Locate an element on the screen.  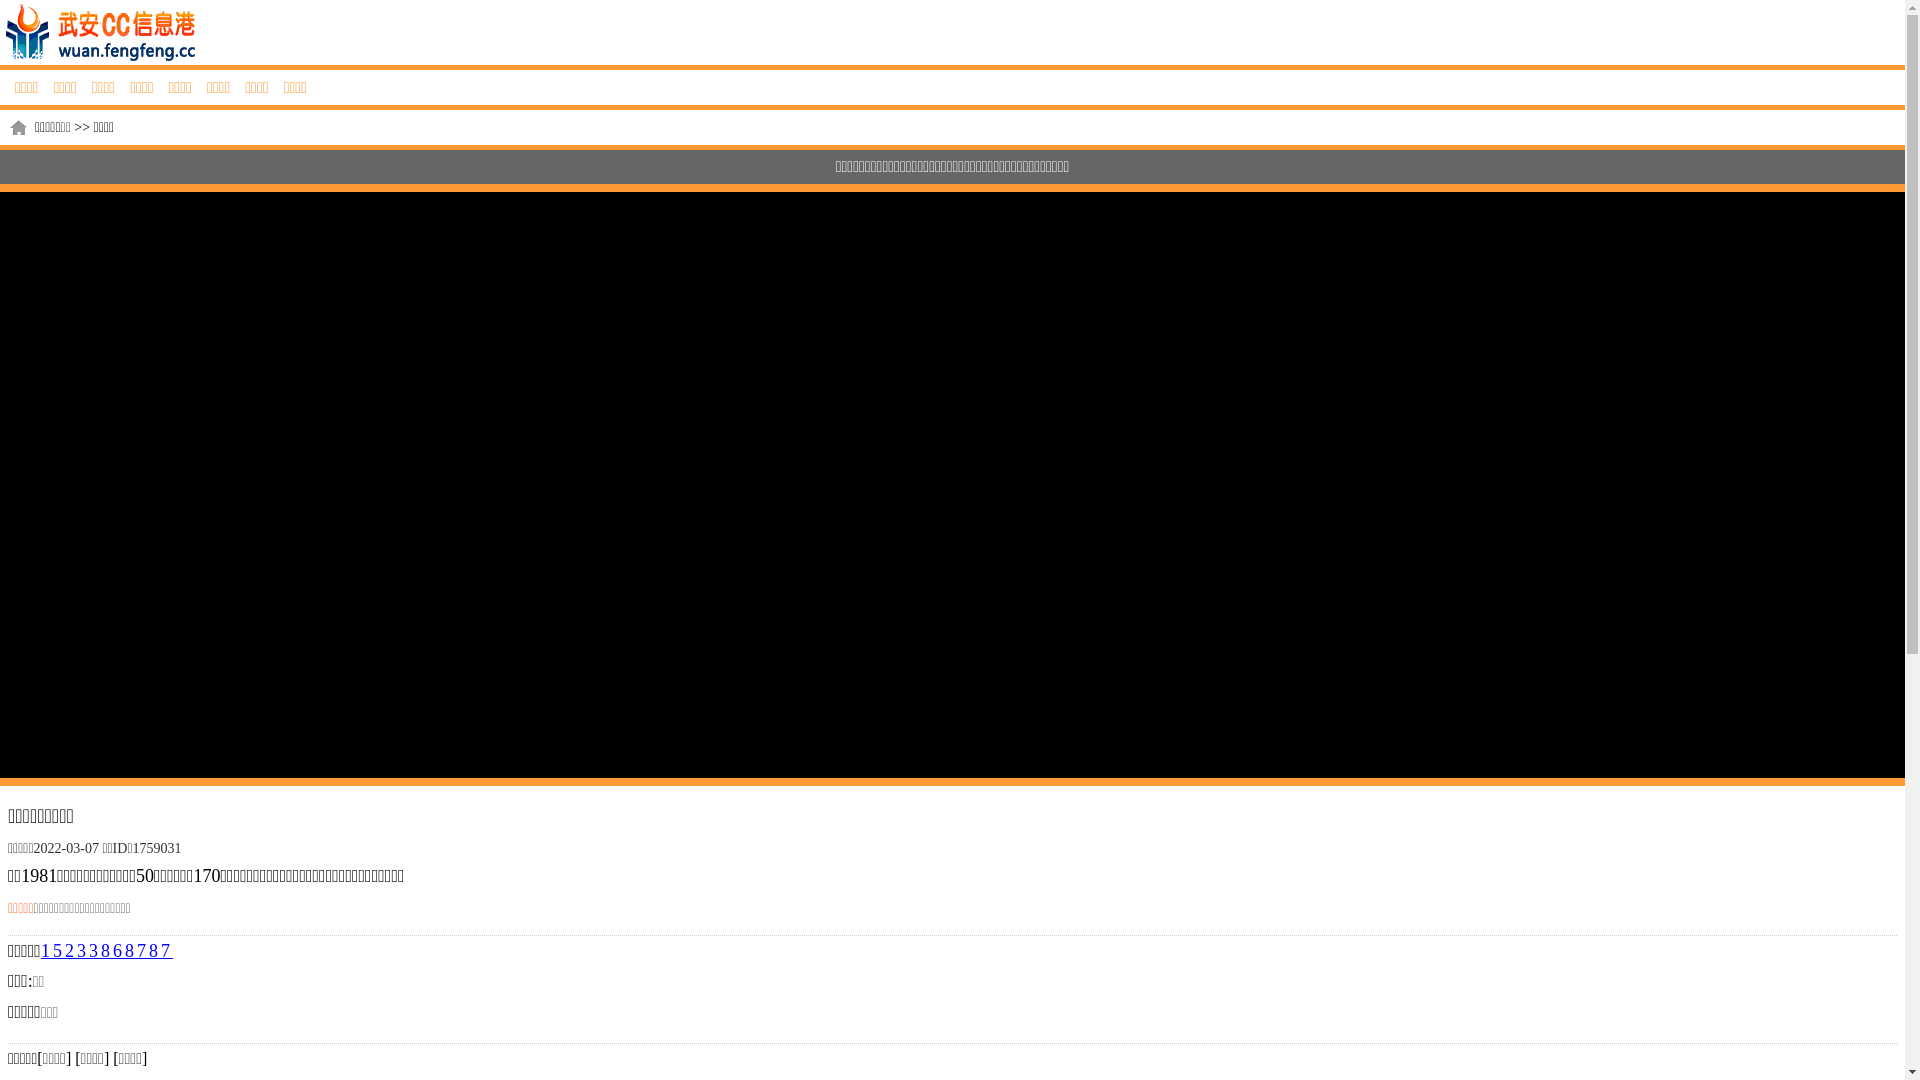
'15233868787' is located at coordinates (105, 950).